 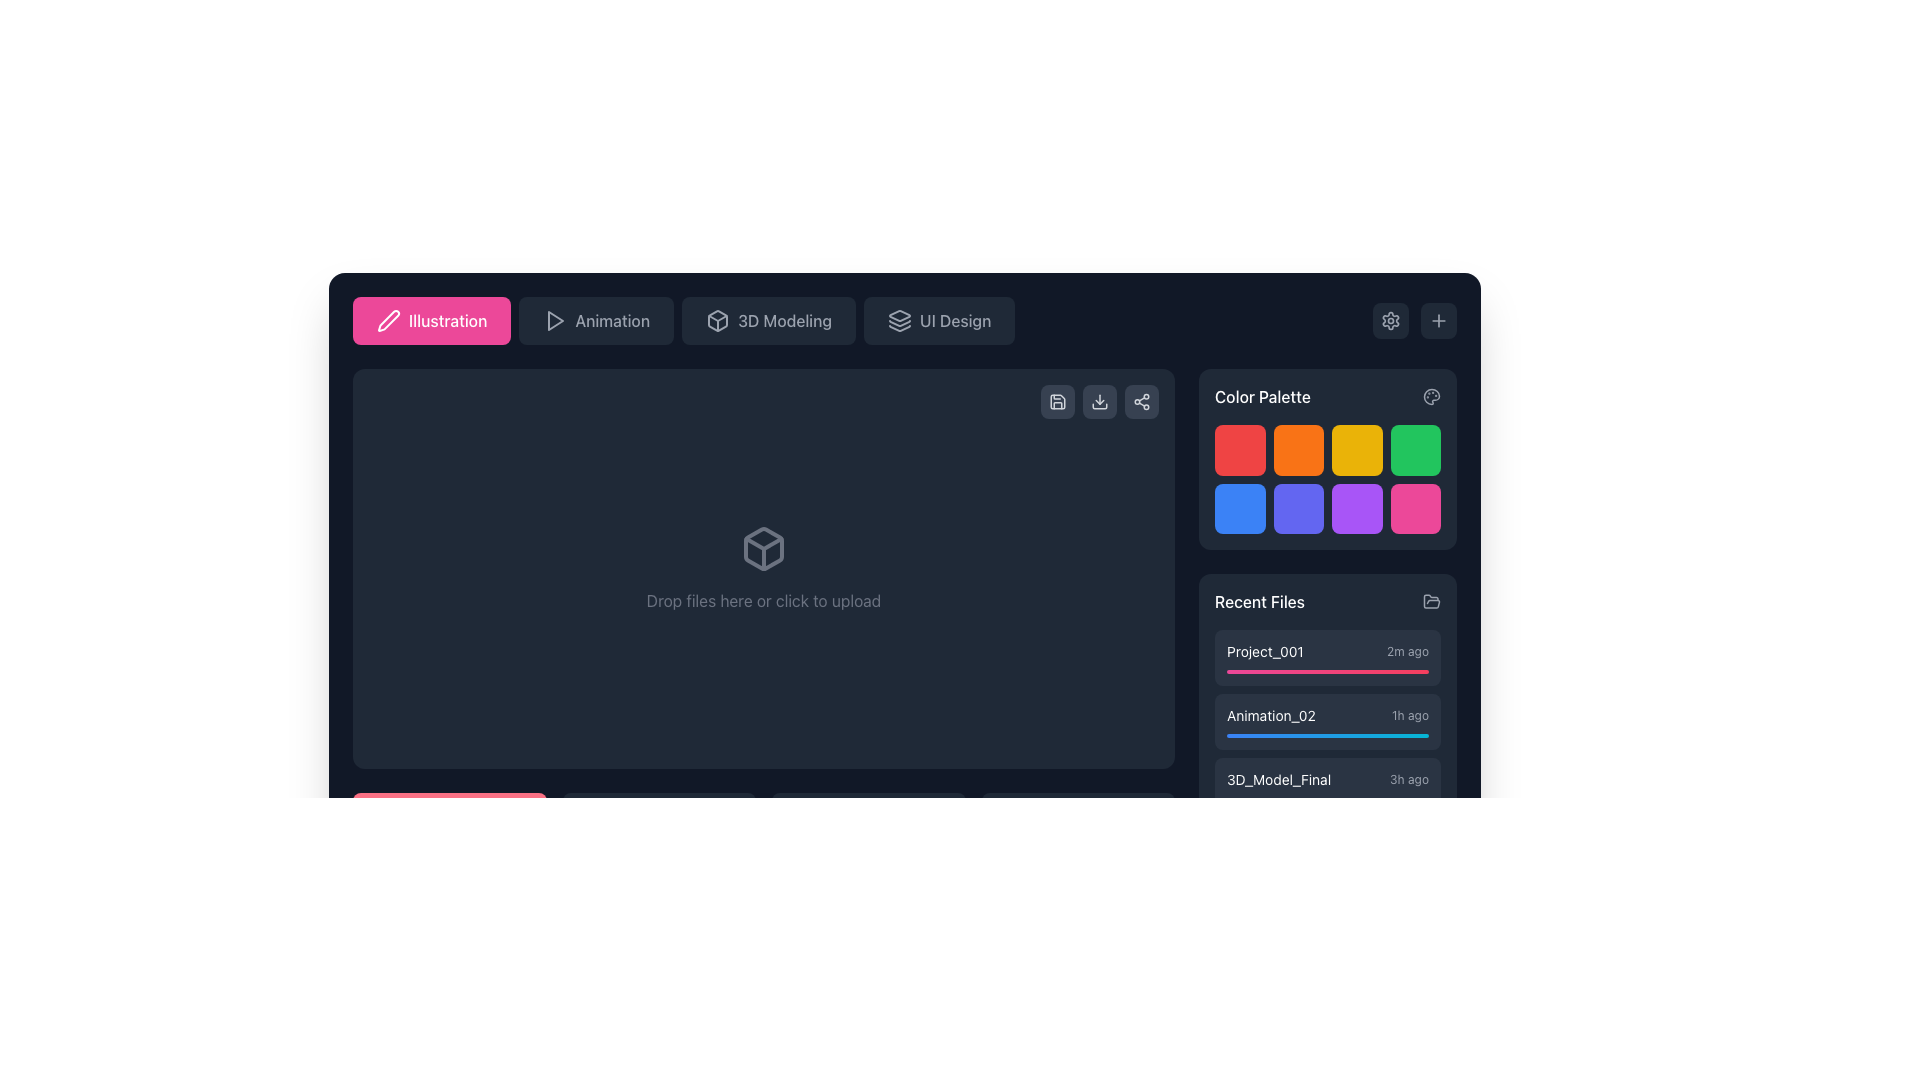 What do you see at coordinates (954, 319) in the screenshot?
I see `the text label displaying 'UI Design', which is styled with a medium-weight font and is located in the navigation bar next to an icon` at bounding box center [954, 319].